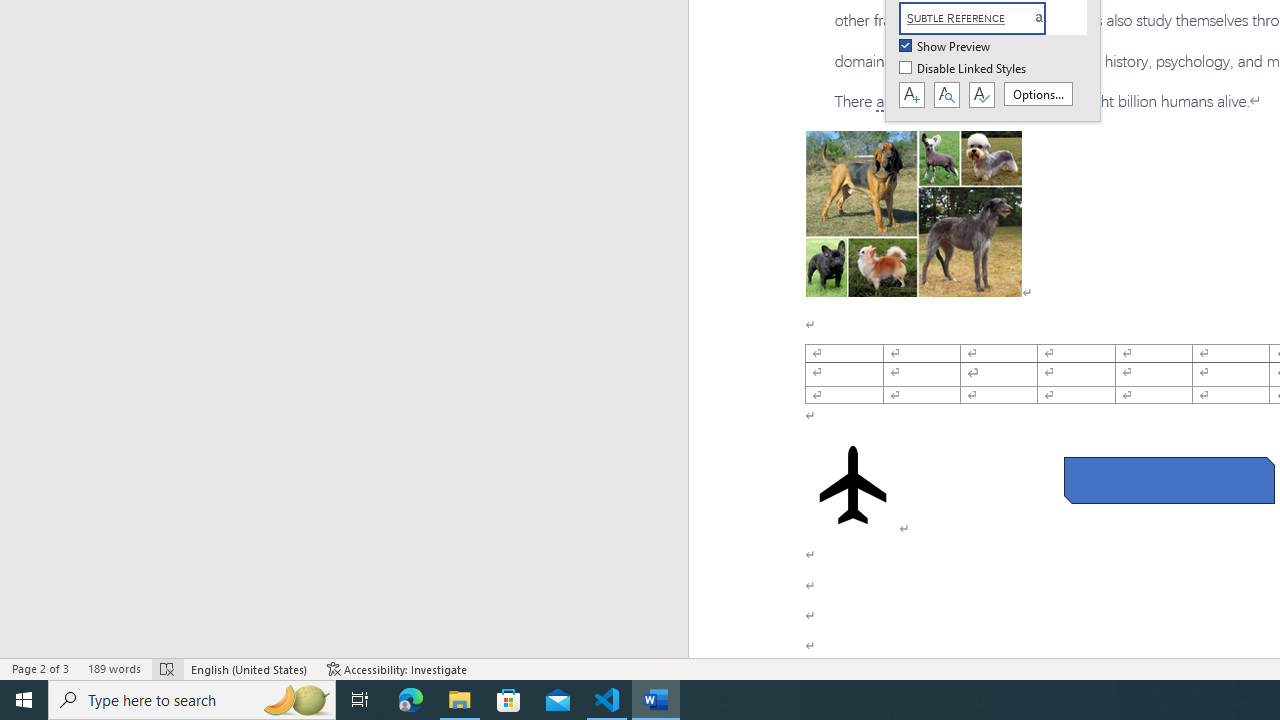 The height and width of the screenshot is (720, 1280). Describe the element at coordinates (40, 669) in the screenshot. I see `'Page Number Page 2 of 3'` at that location.